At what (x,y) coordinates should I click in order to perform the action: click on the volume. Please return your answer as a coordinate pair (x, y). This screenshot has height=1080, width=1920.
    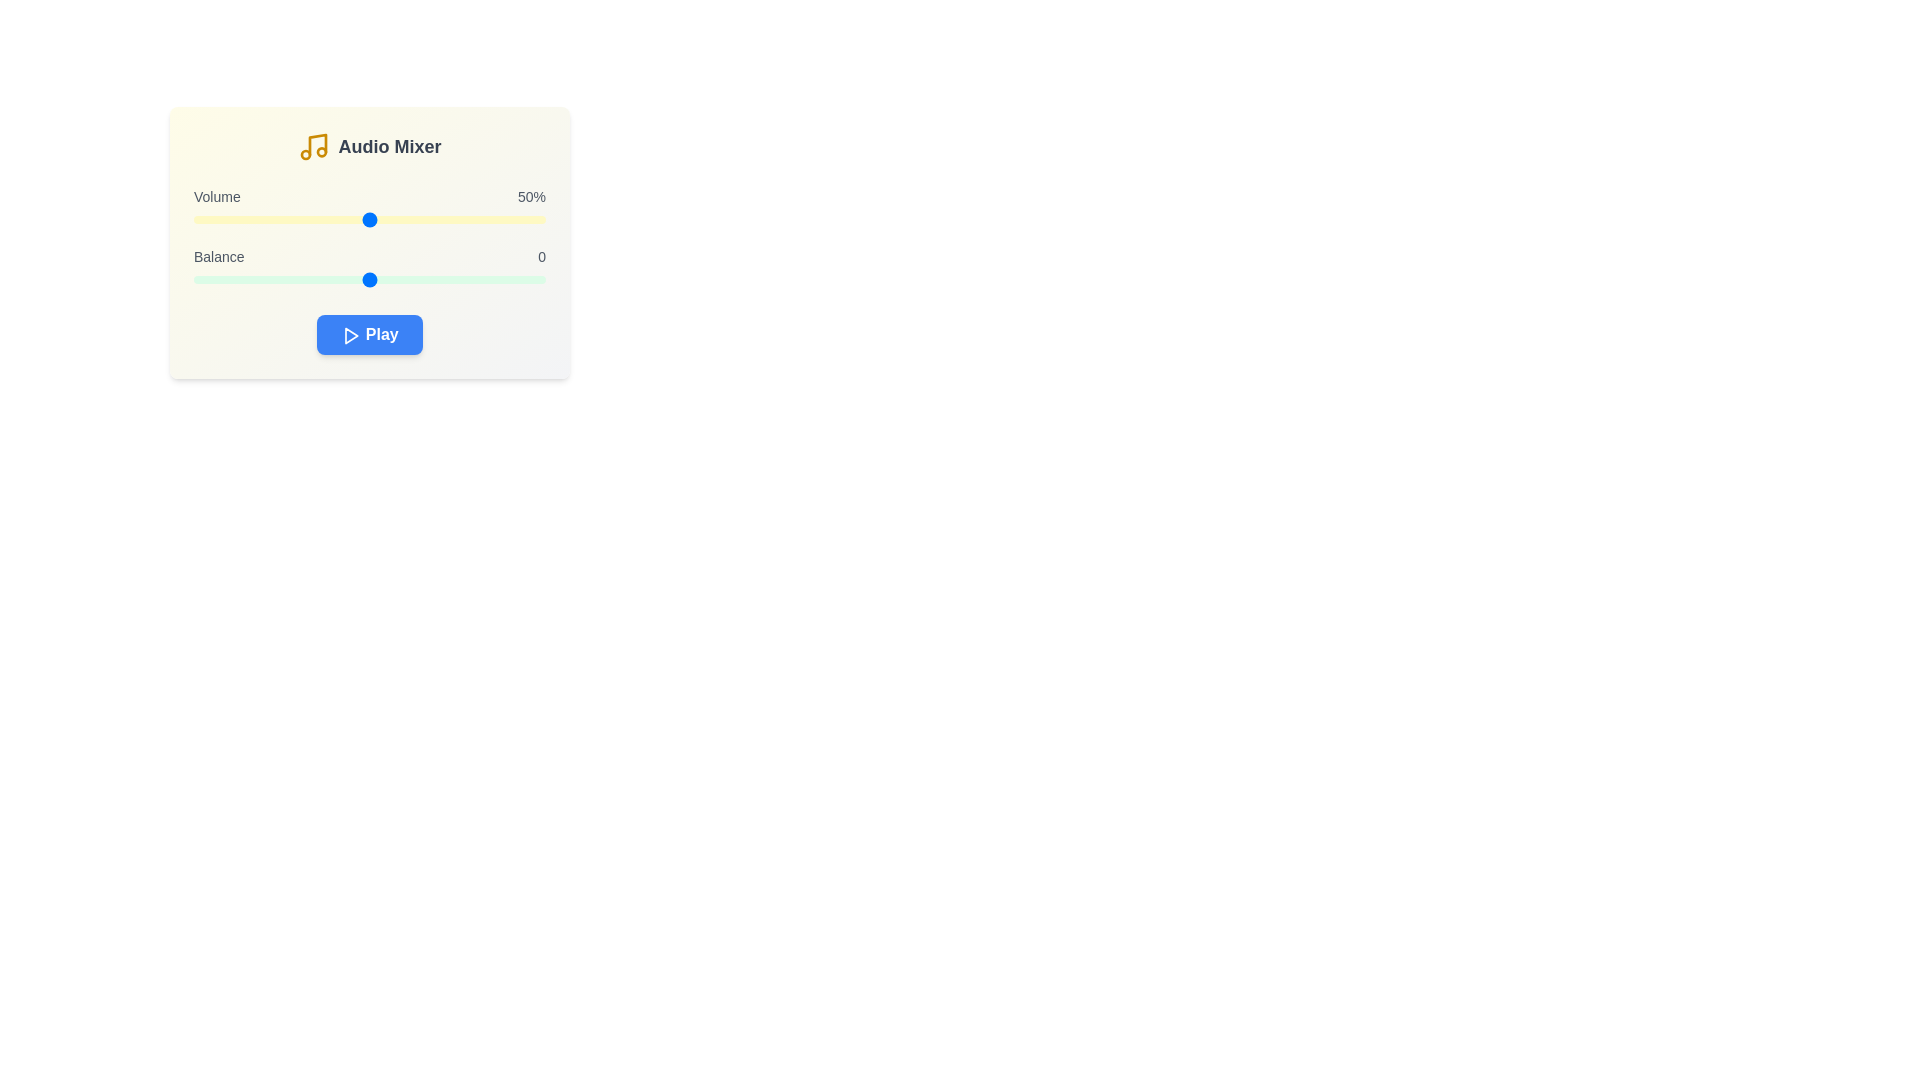
    Looking at the image, I should click on (302, 219).